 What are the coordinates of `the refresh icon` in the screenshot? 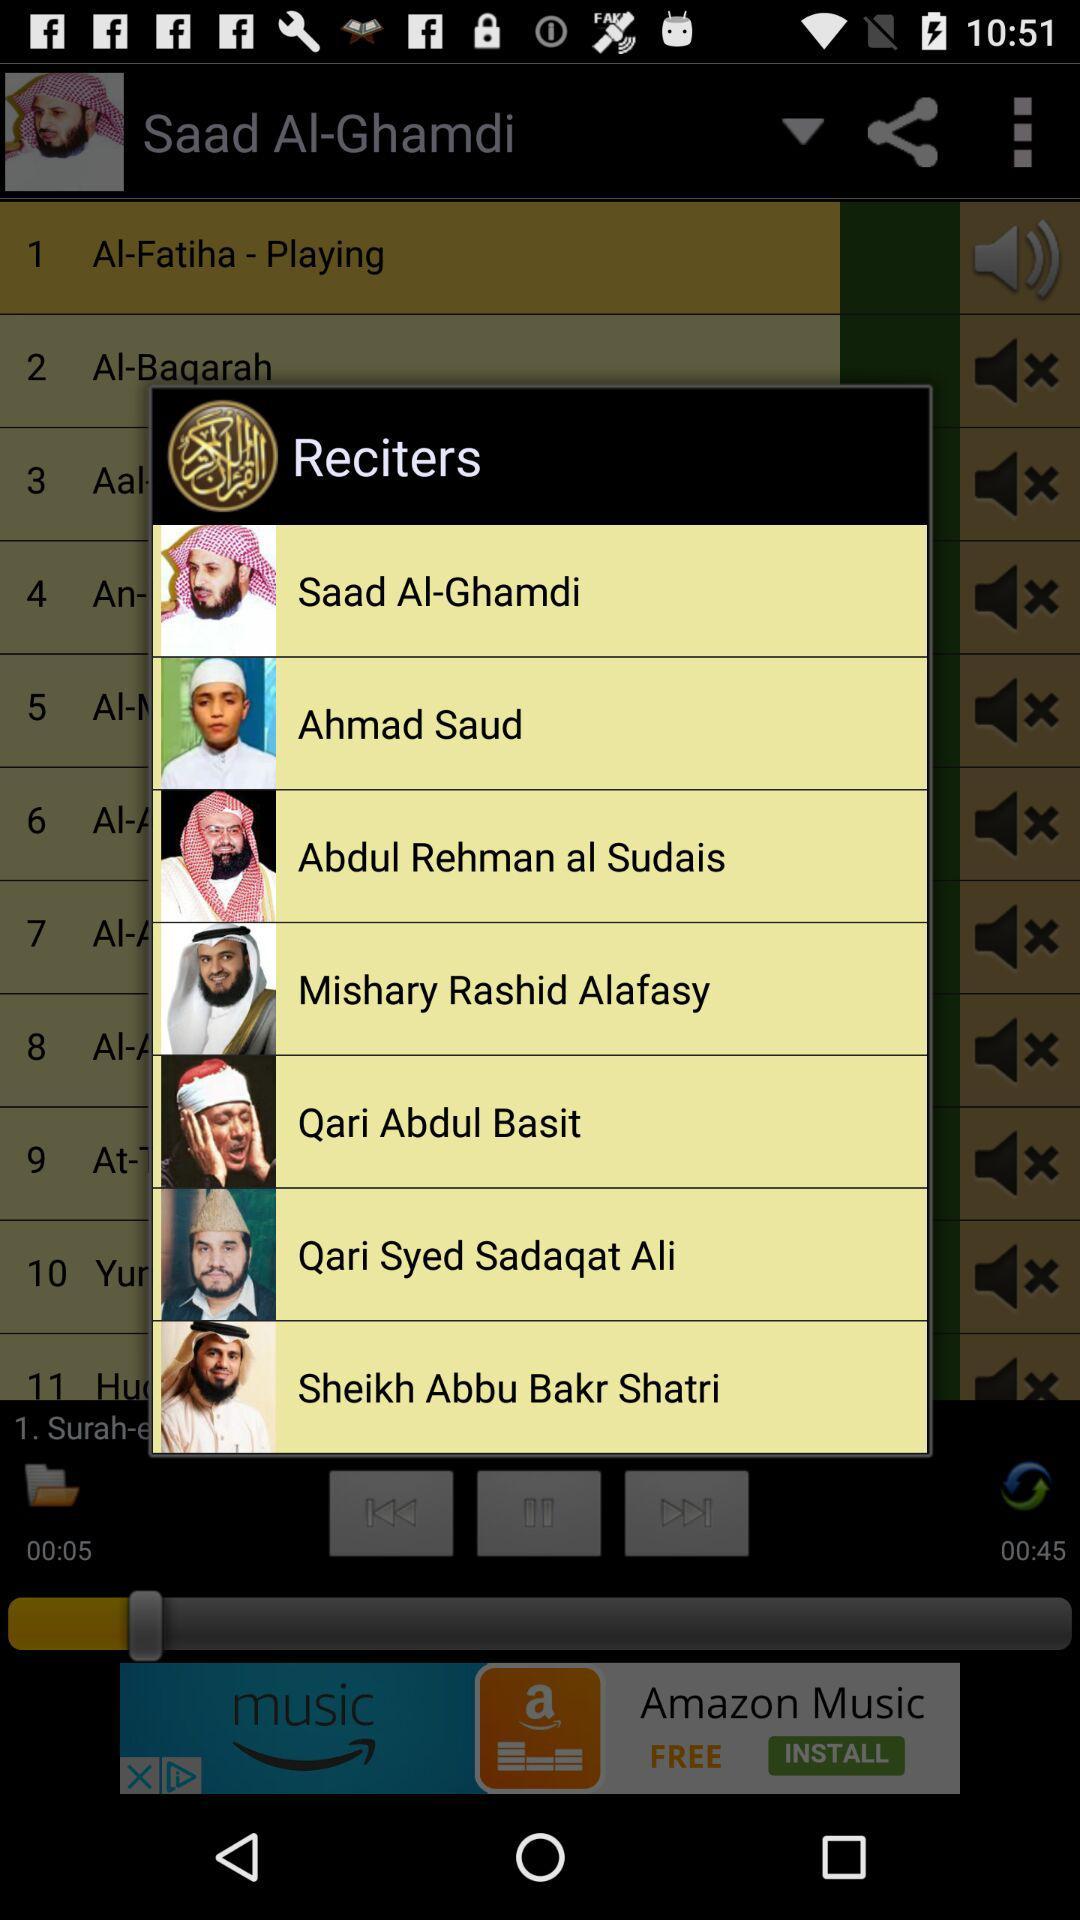 It's located at (1027, 1596).